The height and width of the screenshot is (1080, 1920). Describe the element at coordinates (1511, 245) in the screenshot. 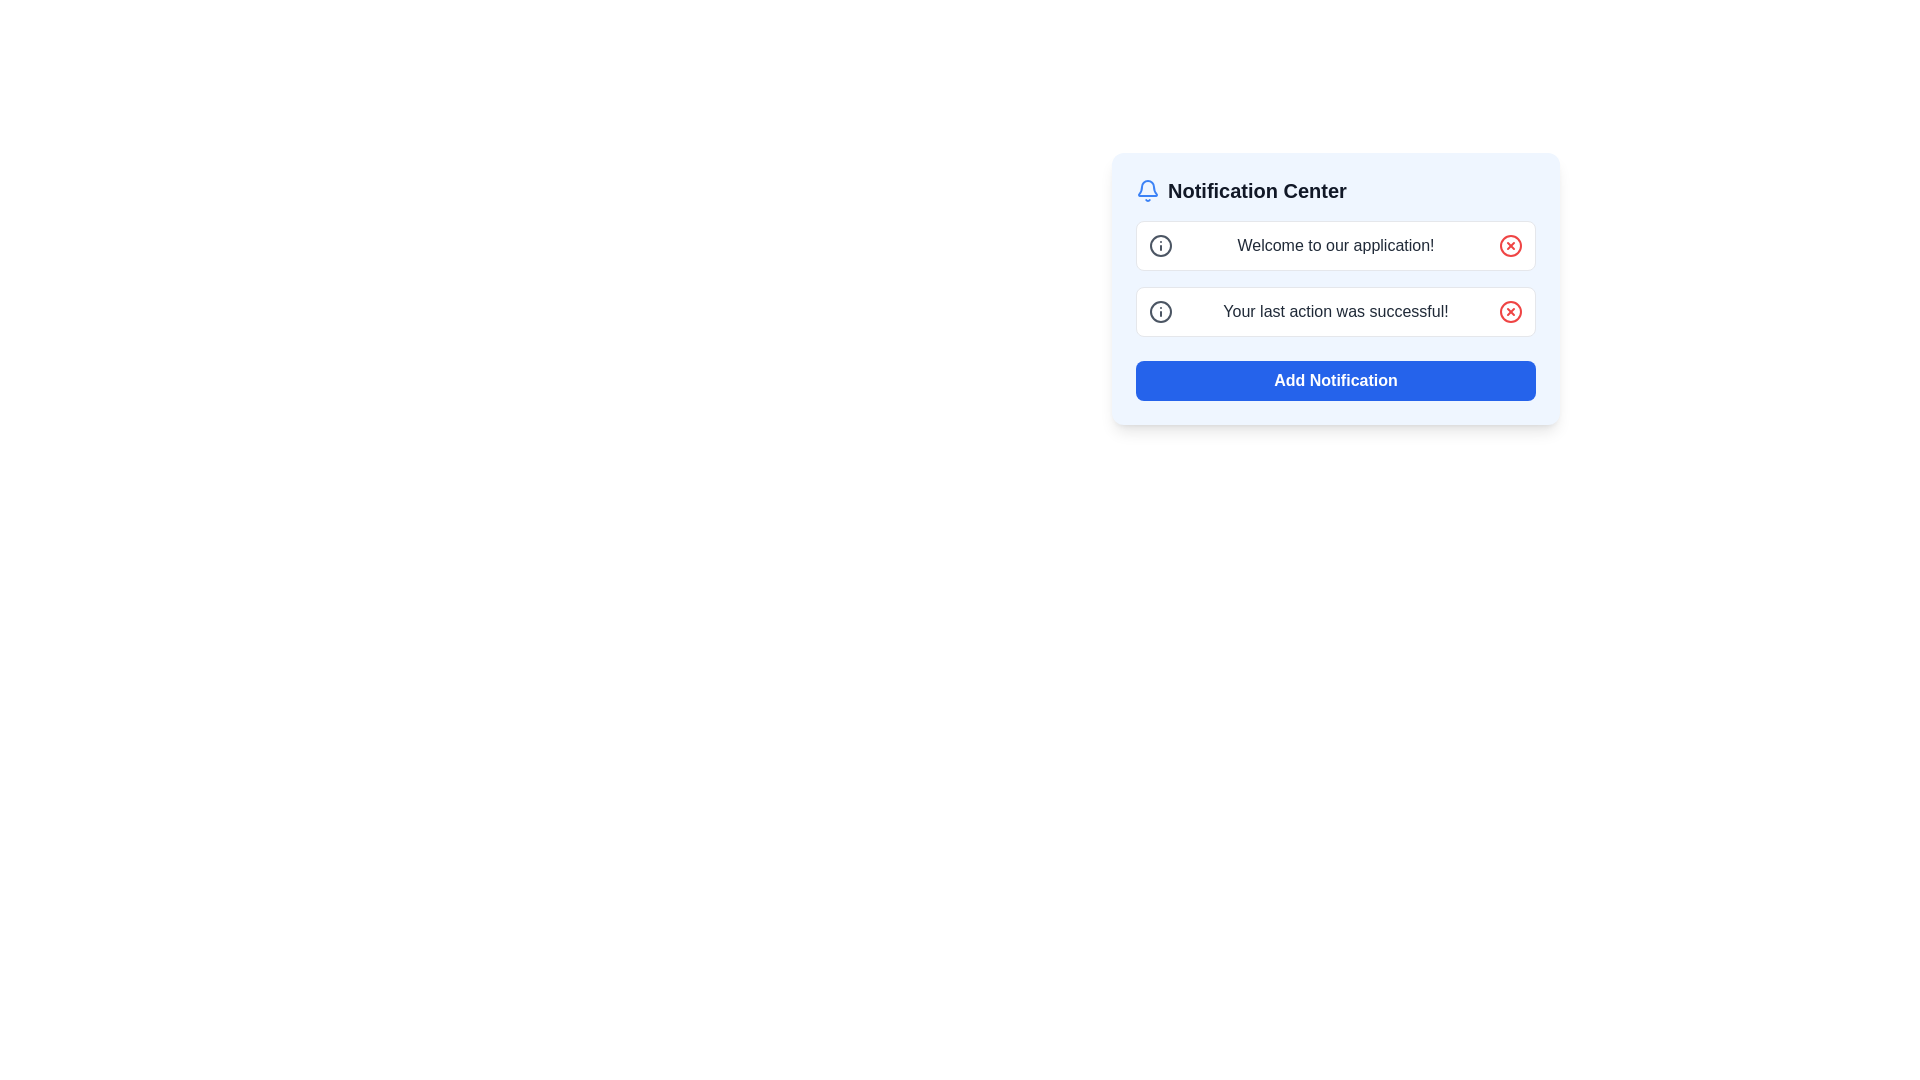

I see `the close button located at the top of the notification list` at that location.